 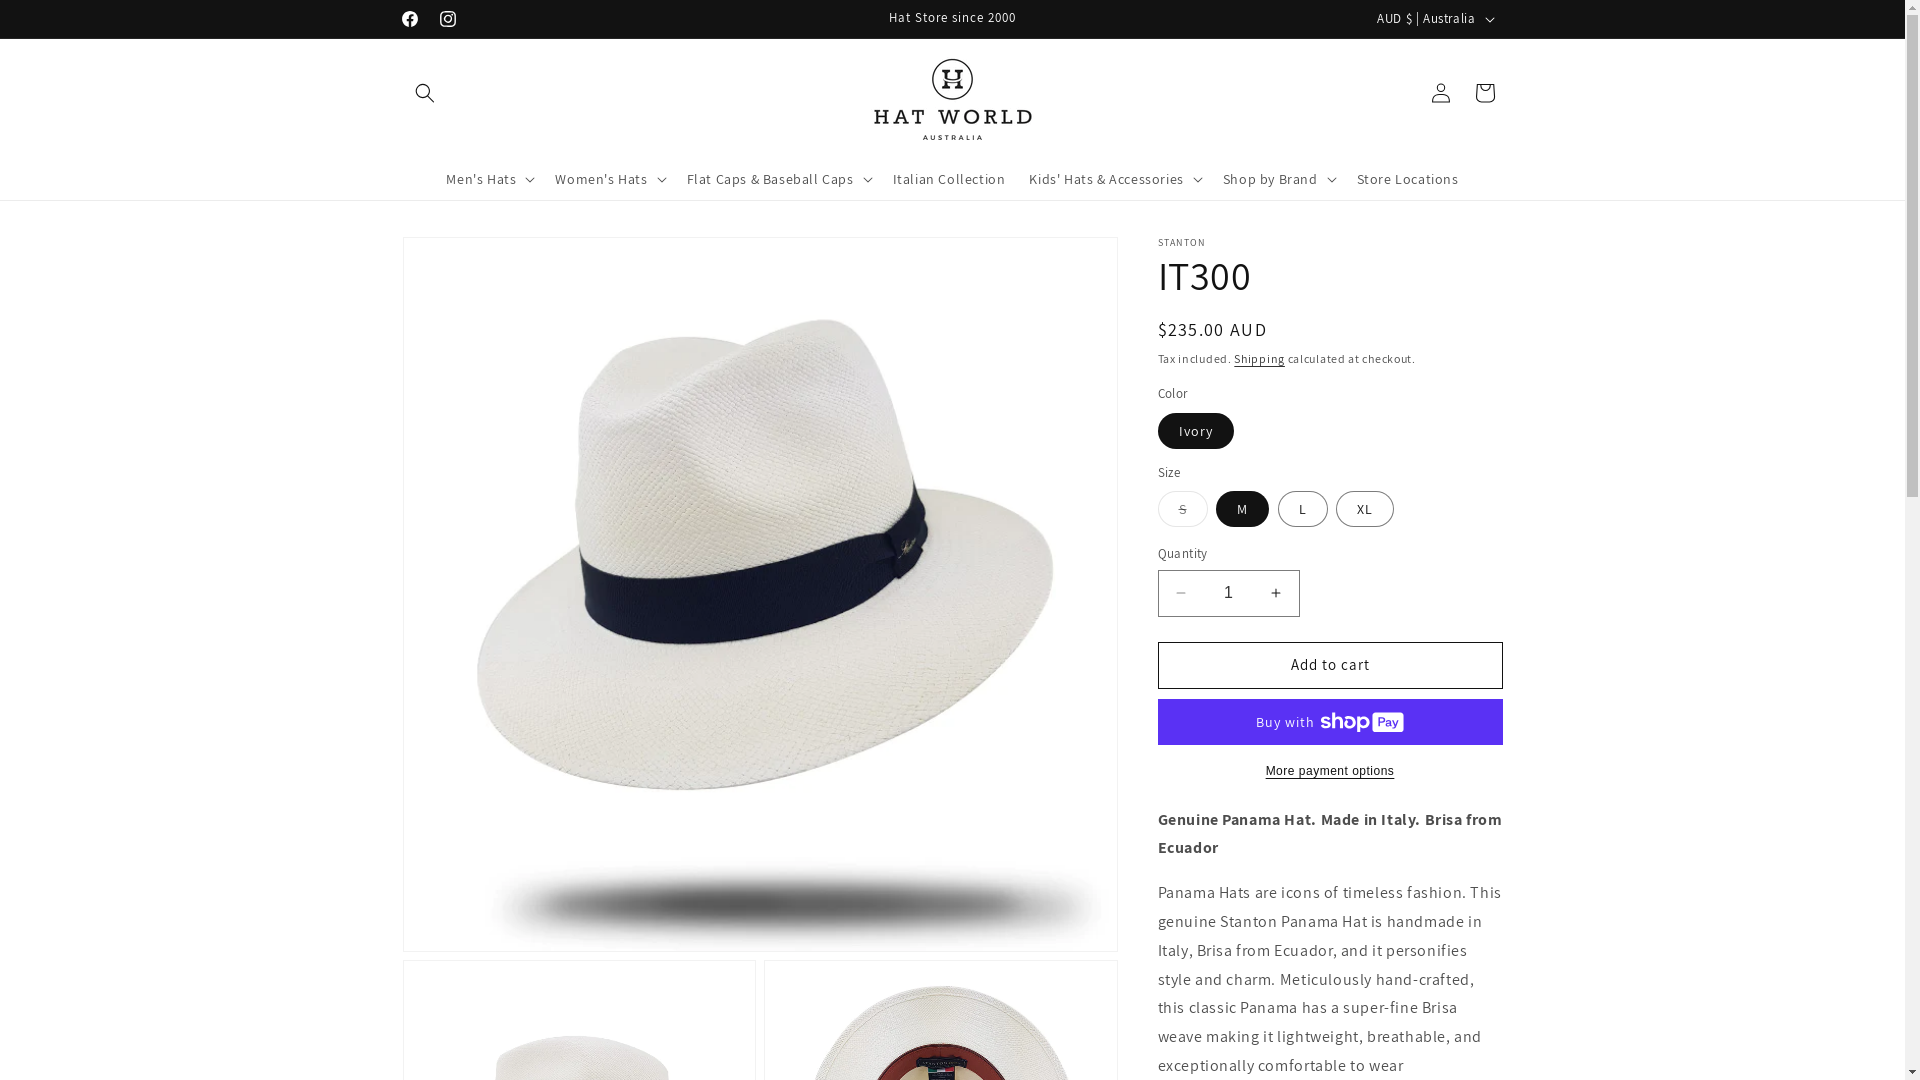 What do you see at coordinates (1483, 92) in the screenshot?
I see `'Cart'` at bounding box center [1483, 92].